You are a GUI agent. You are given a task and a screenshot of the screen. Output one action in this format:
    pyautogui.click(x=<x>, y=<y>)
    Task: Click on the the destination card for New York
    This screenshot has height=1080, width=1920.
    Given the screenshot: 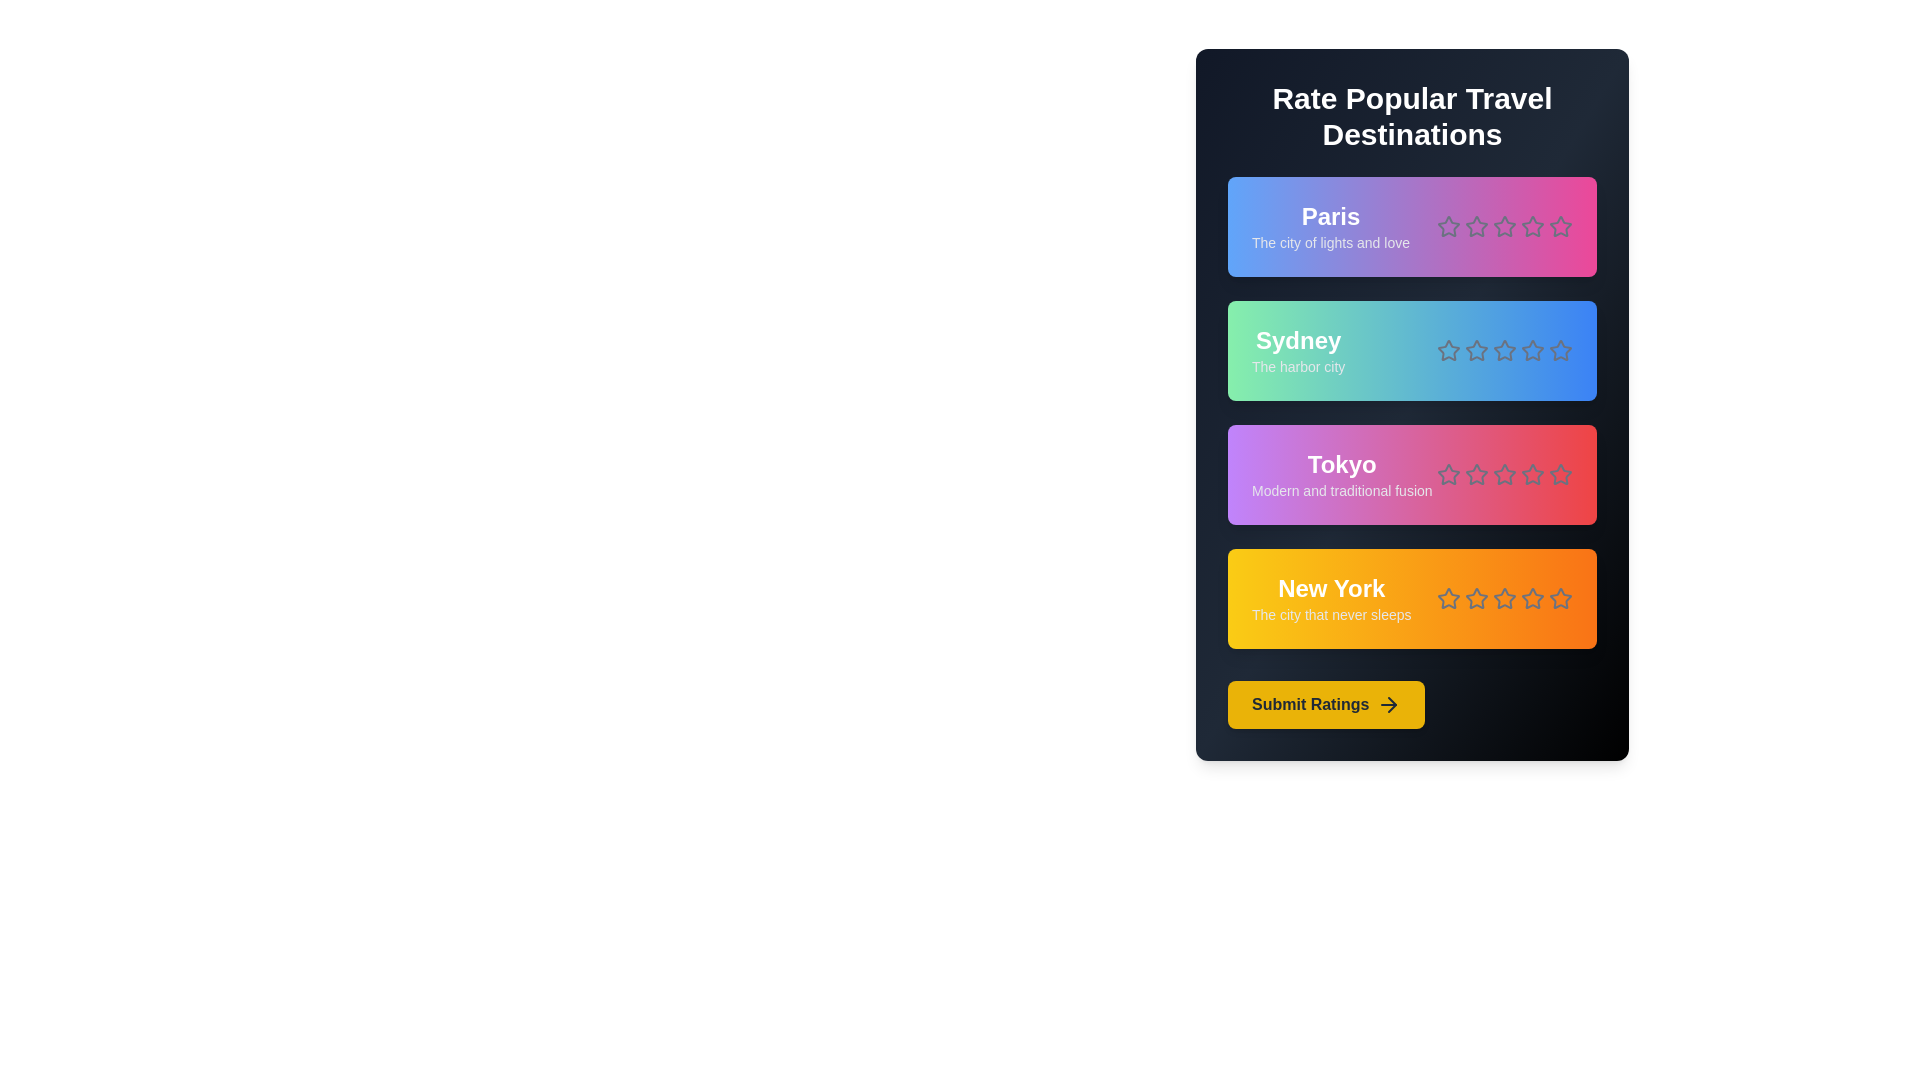 What is the action you would take?
    pyautogui.click(x=1411, y=597)
    